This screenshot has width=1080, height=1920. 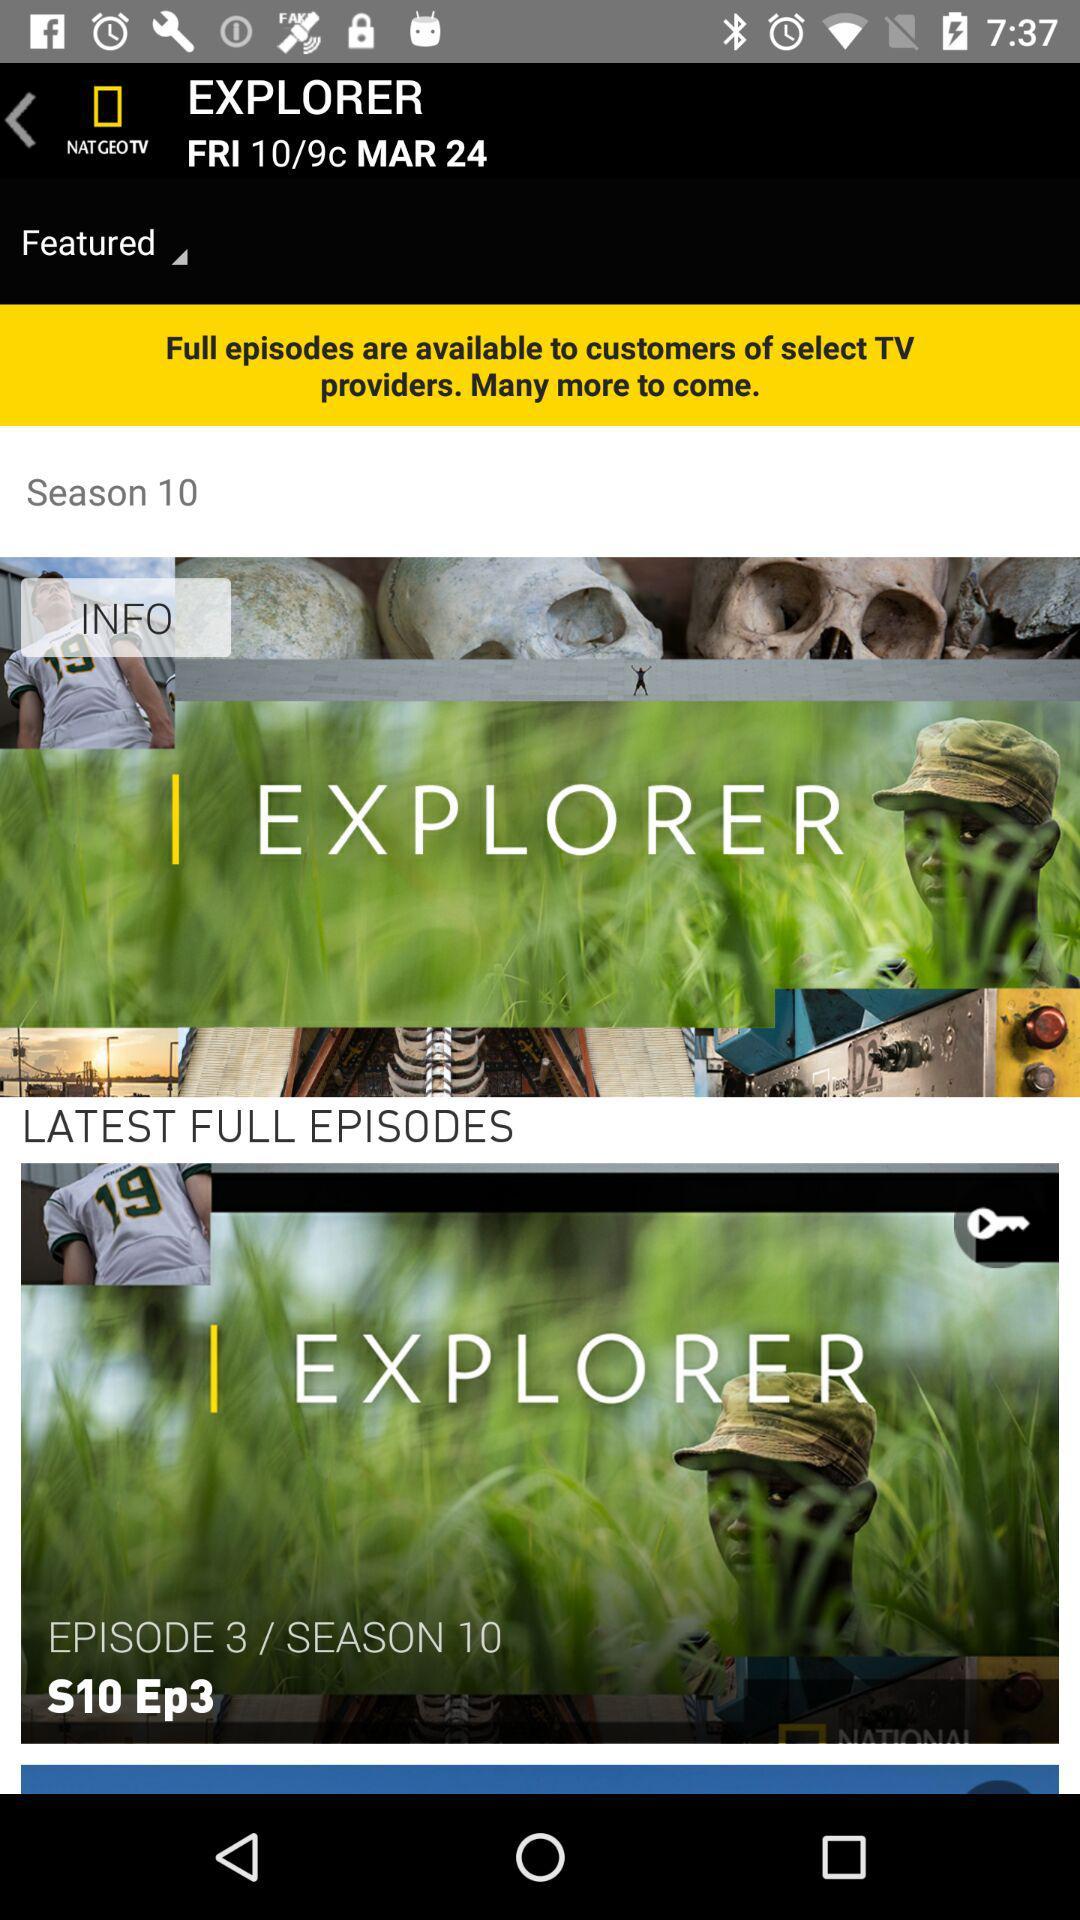 What do you see at coordinates (20, 119) in the screenshot?
I see `previous` at bounding box center [20, 119].